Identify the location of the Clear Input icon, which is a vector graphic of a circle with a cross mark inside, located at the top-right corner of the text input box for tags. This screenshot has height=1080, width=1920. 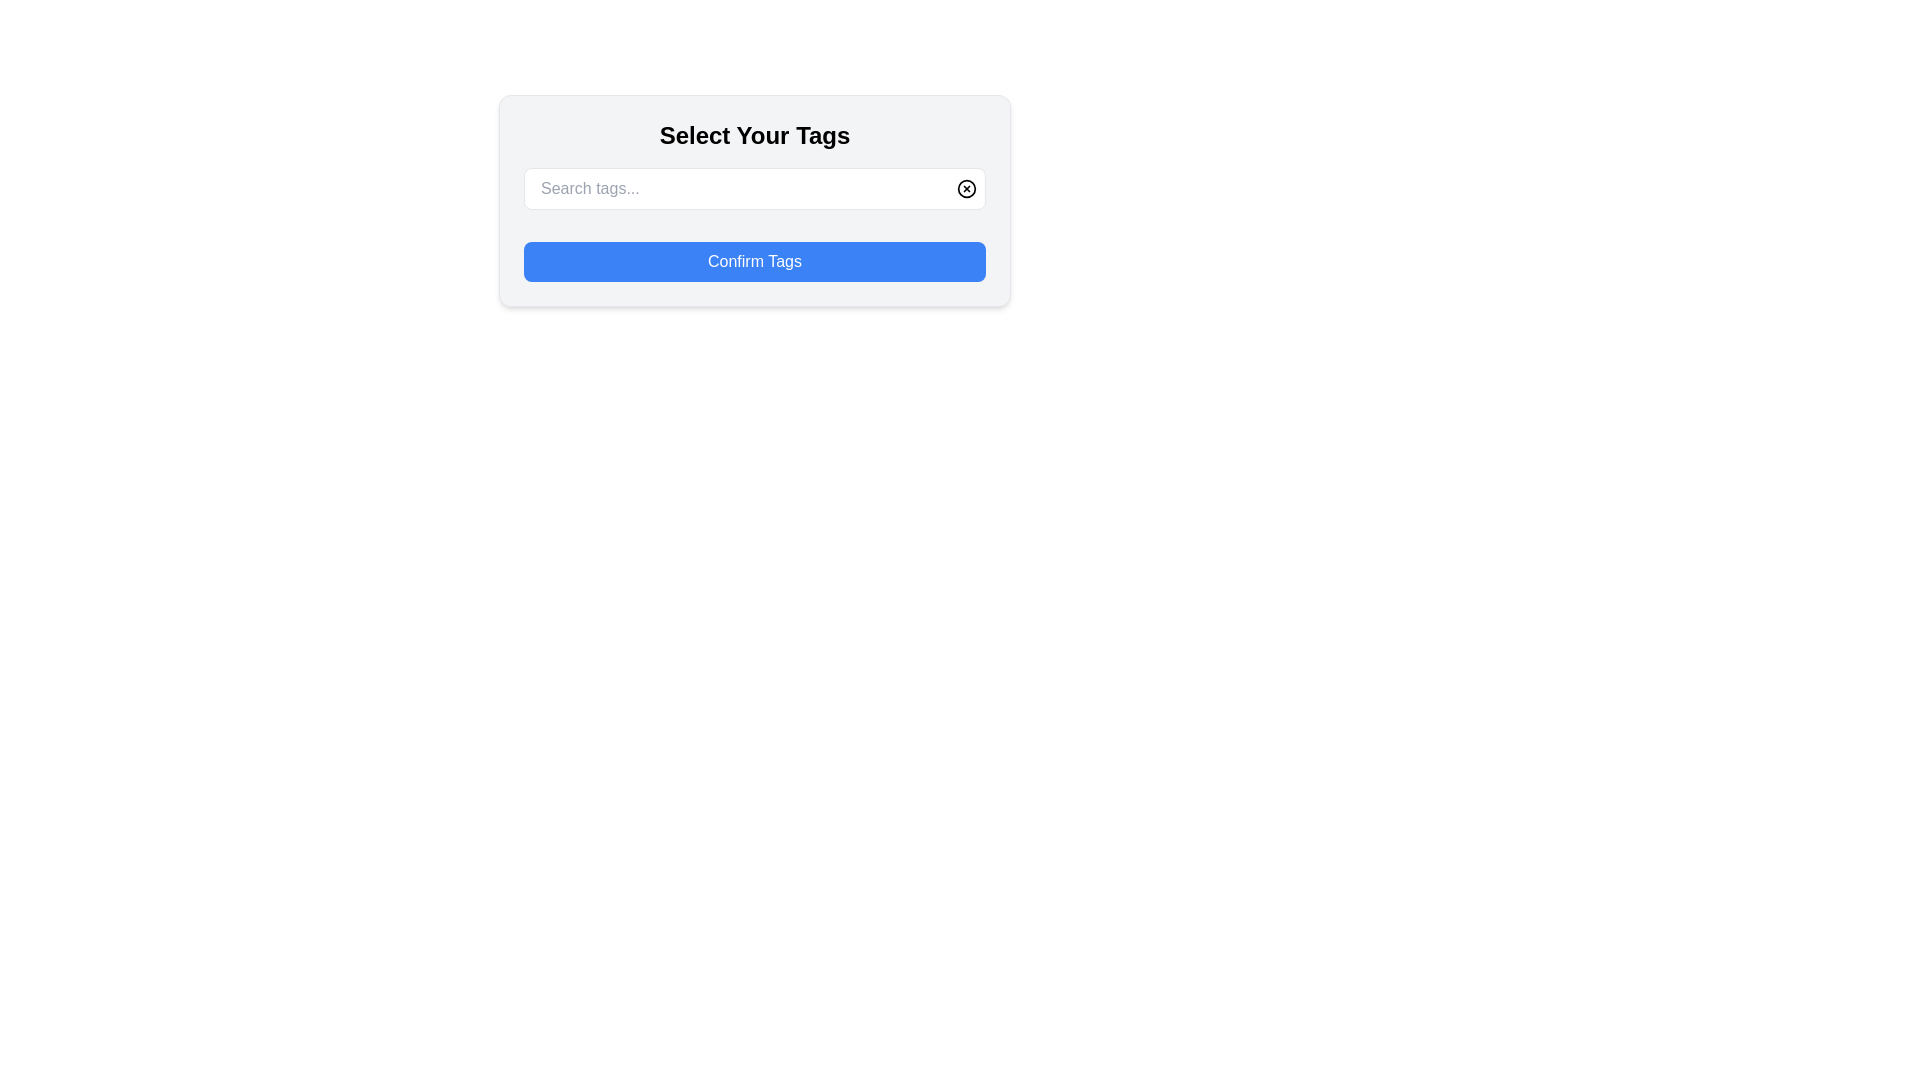
(966, 189).